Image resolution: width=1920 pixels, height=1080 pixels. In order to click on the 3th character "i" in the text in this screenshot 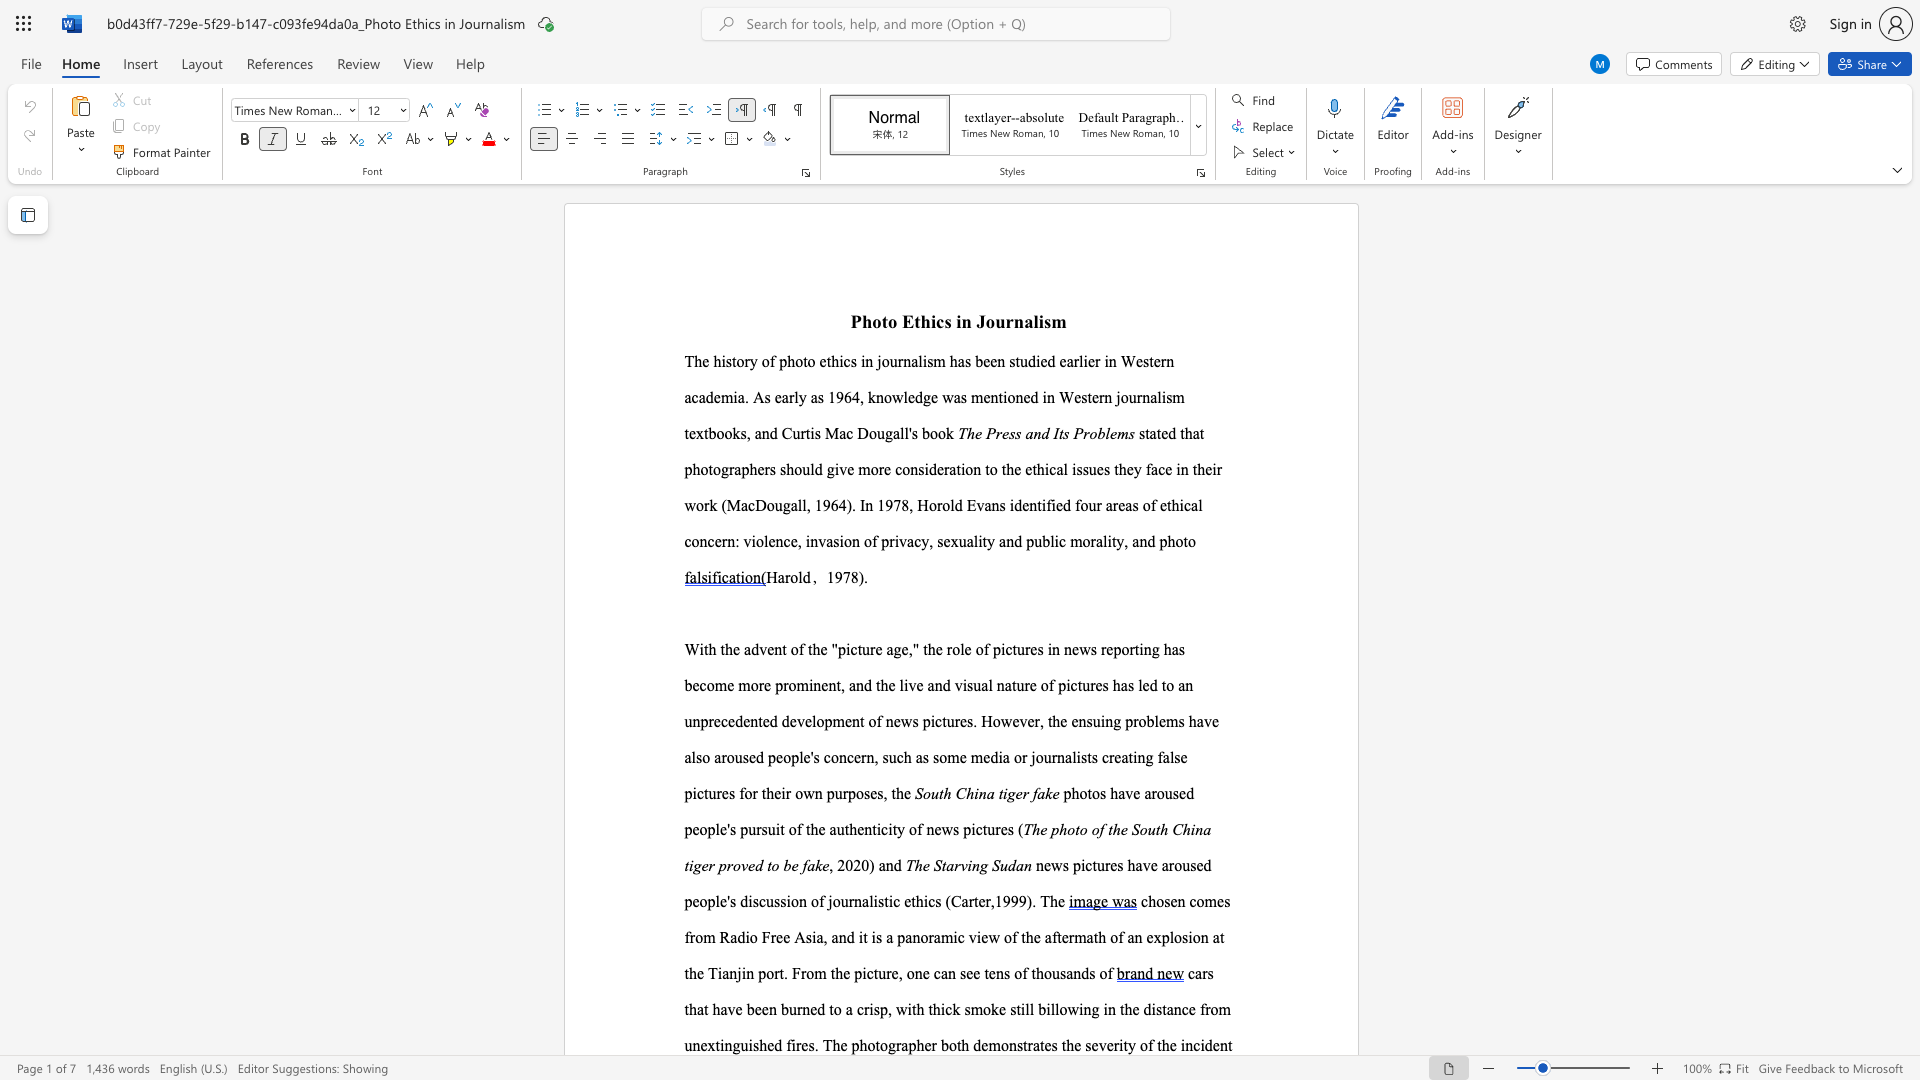, I will do `click(1052, 504)`.